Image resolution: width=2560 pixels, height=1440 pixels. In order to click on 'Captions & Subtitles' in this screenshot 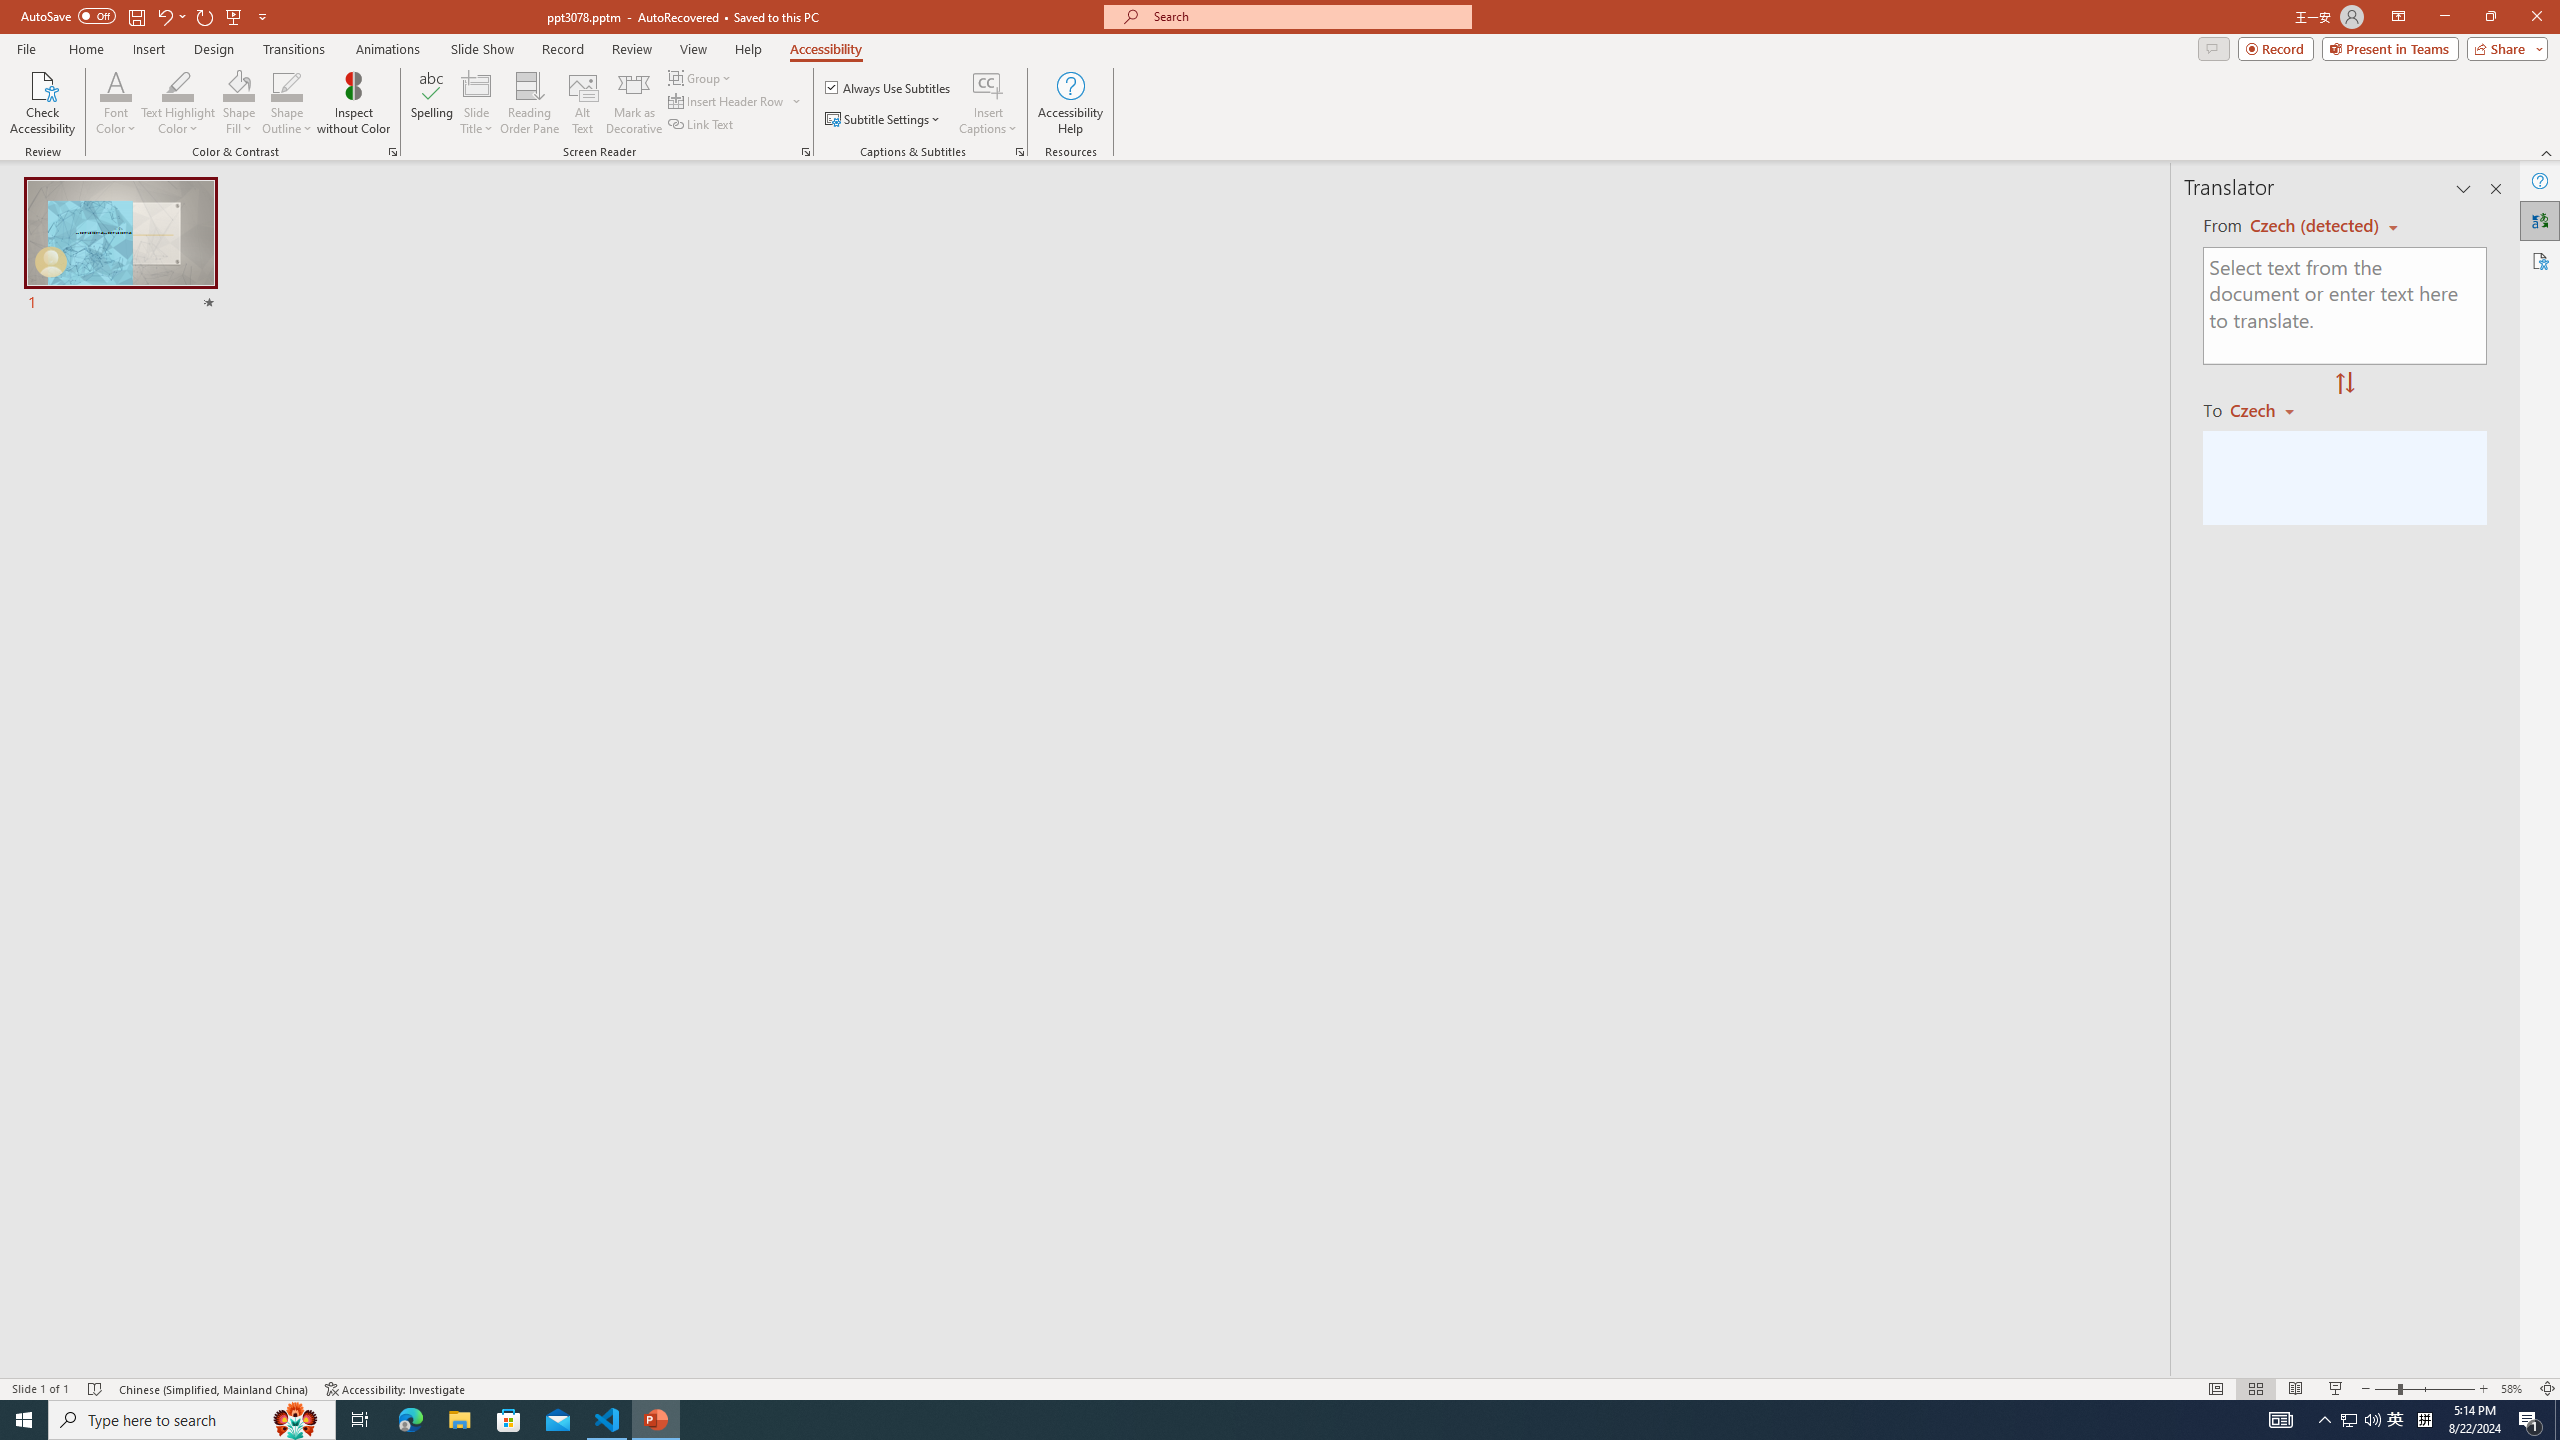, I will do `click(1019, 150)`.